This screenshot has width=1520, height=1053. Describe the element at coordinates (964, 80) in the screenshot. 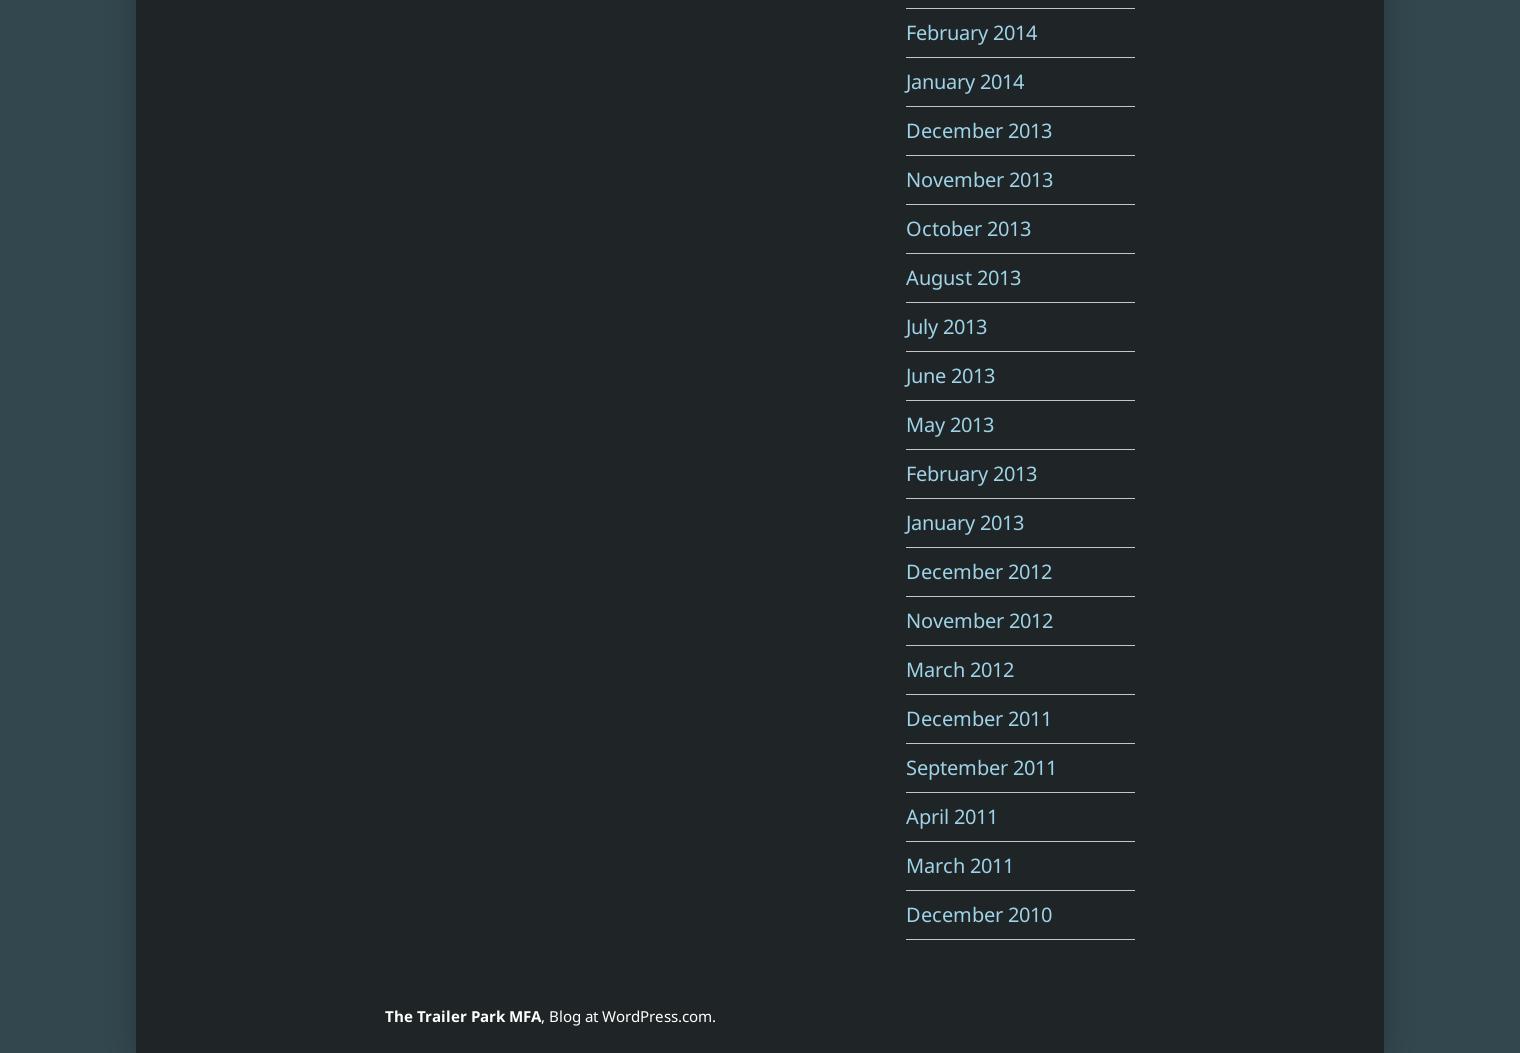

I see `'January 2014'` at that location.